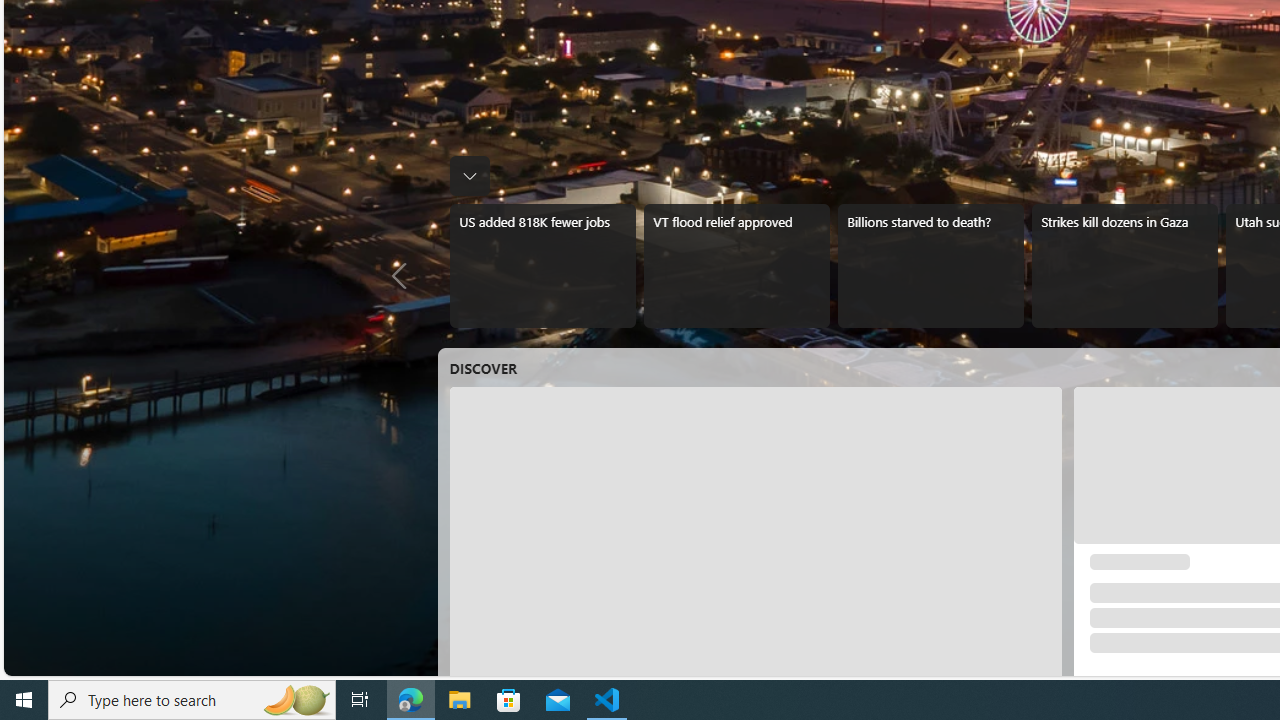 The width and height of the screenshot is (1280, 720). Describe the element at coordinates (468, 175) in the screenshot. I see `'The taskbar was expanded. Press to collapse taskbar'` at that location.